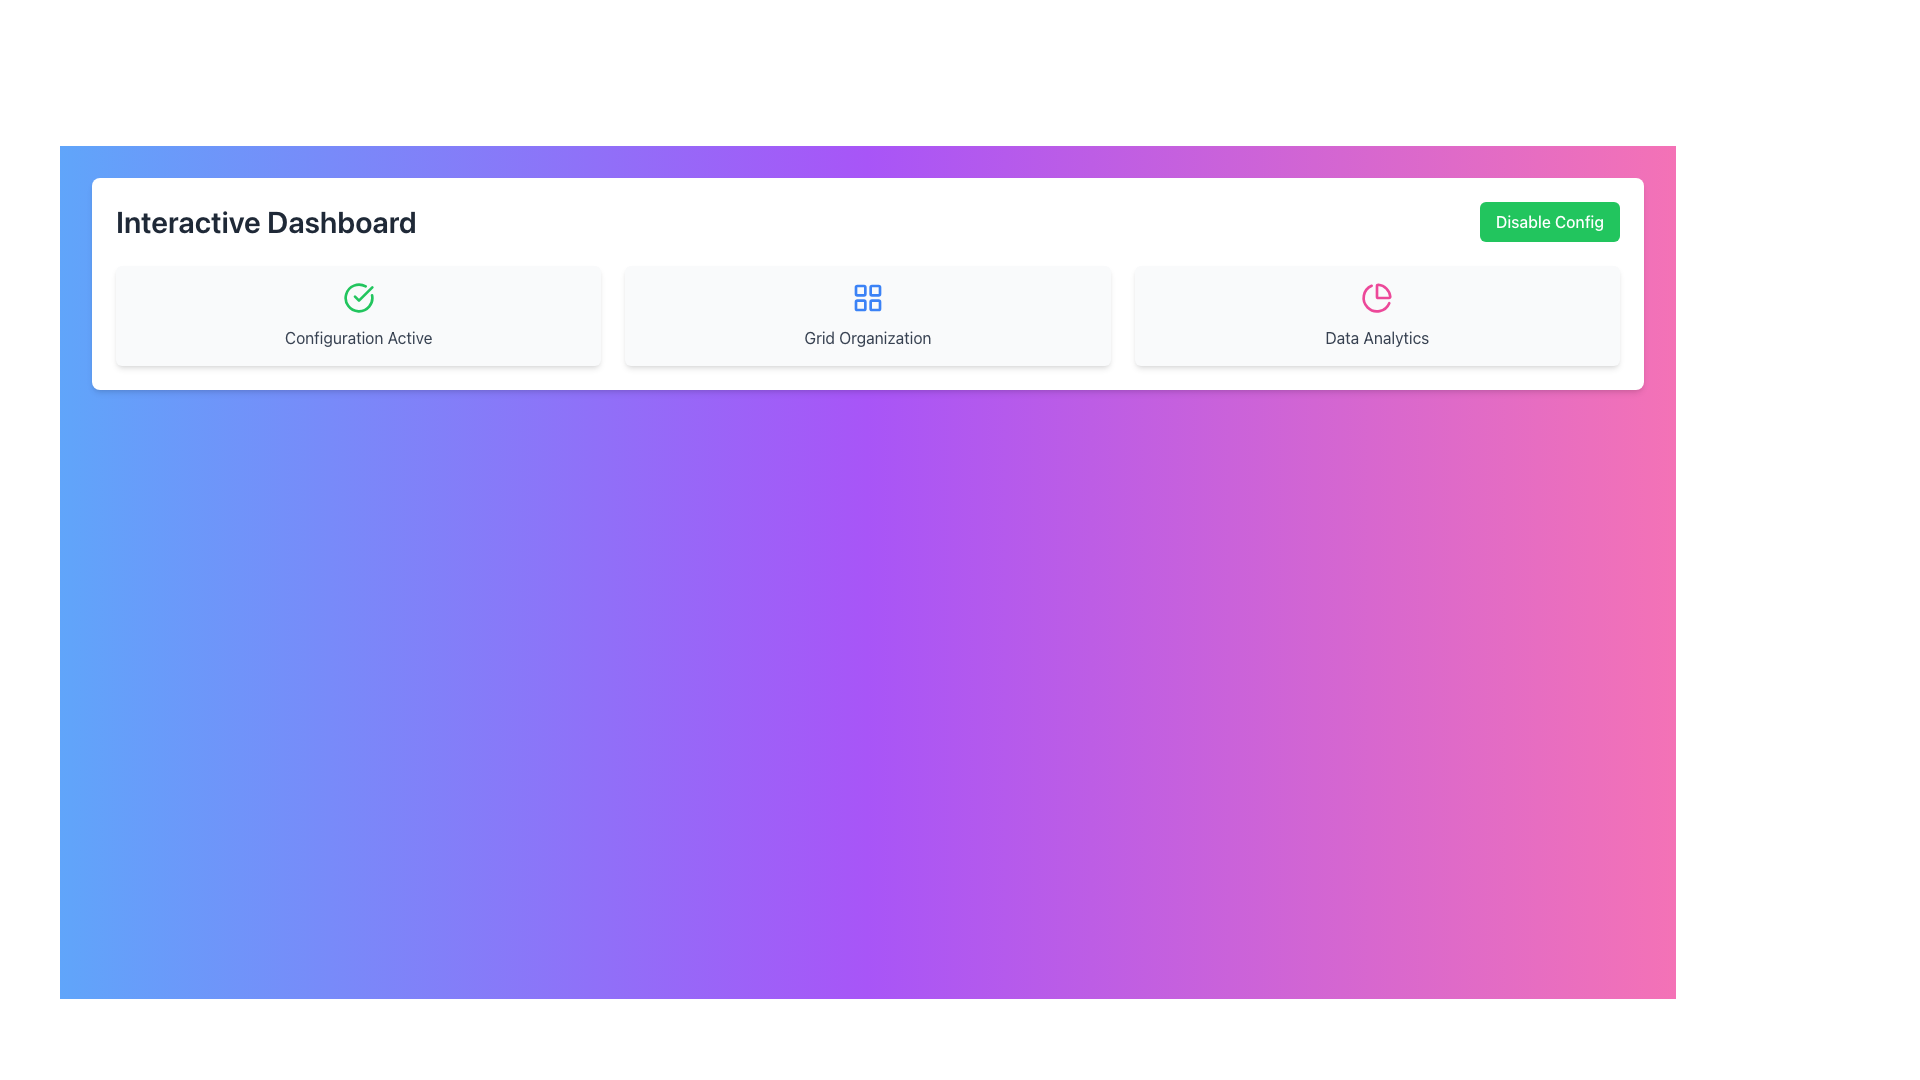  Describe the element at coordinates (868, 297) in the screenshot. I see `the grid icon, which is a 2x2 grid of small squares outlined in blue` at that location.